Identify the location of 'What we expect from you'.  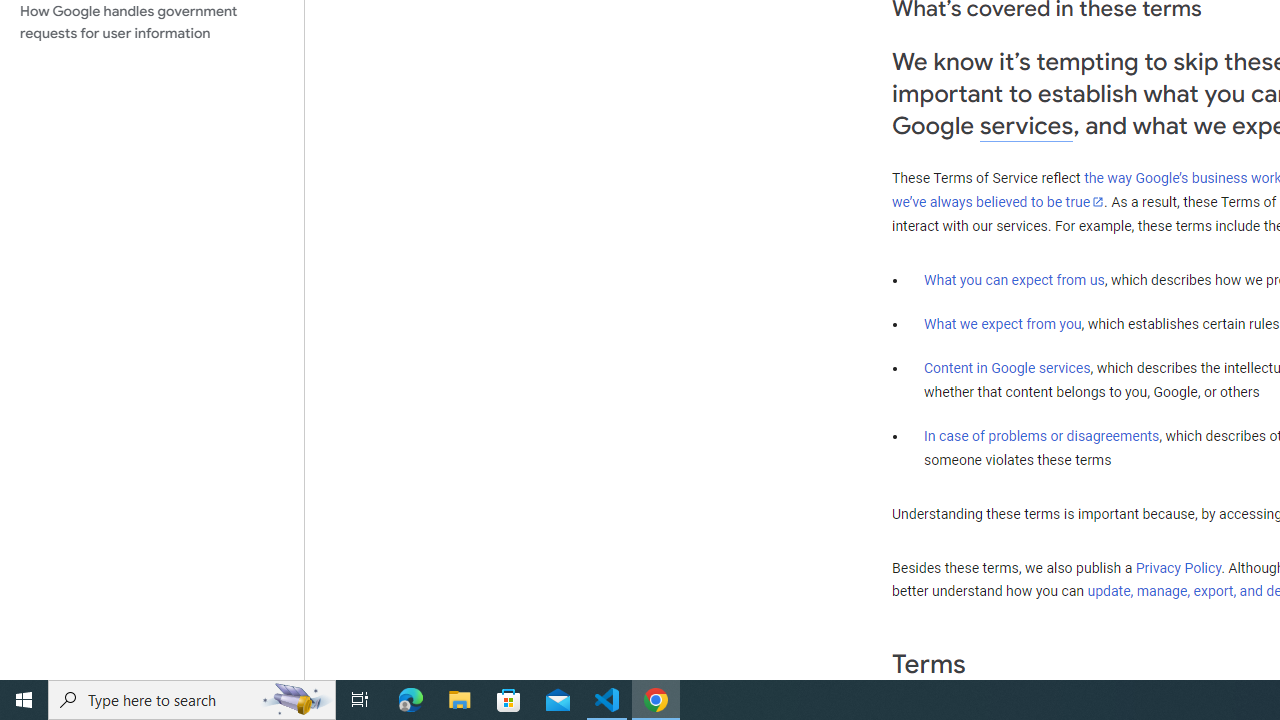
(1002, 323).